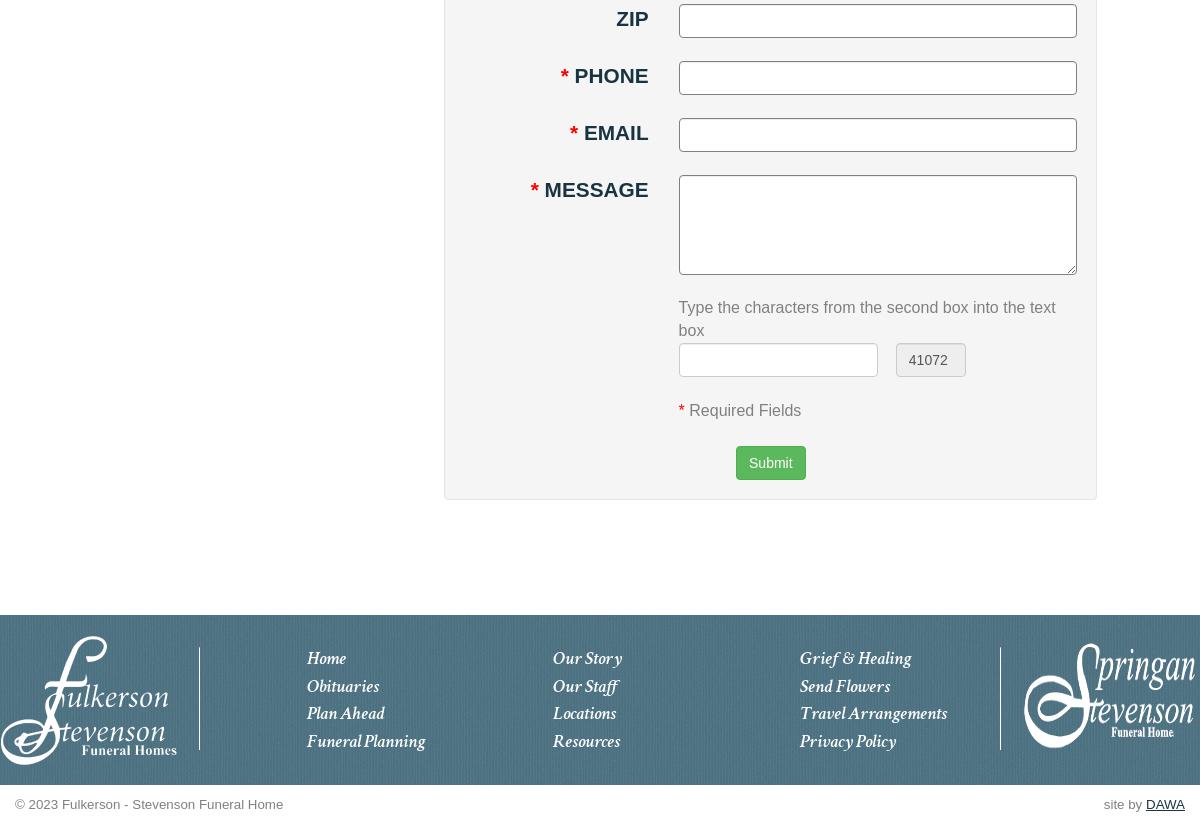  What do you see at coordinates (341, 684) in the screenshot?
I see `'Obituaries'` at bounding box center [341, 684].